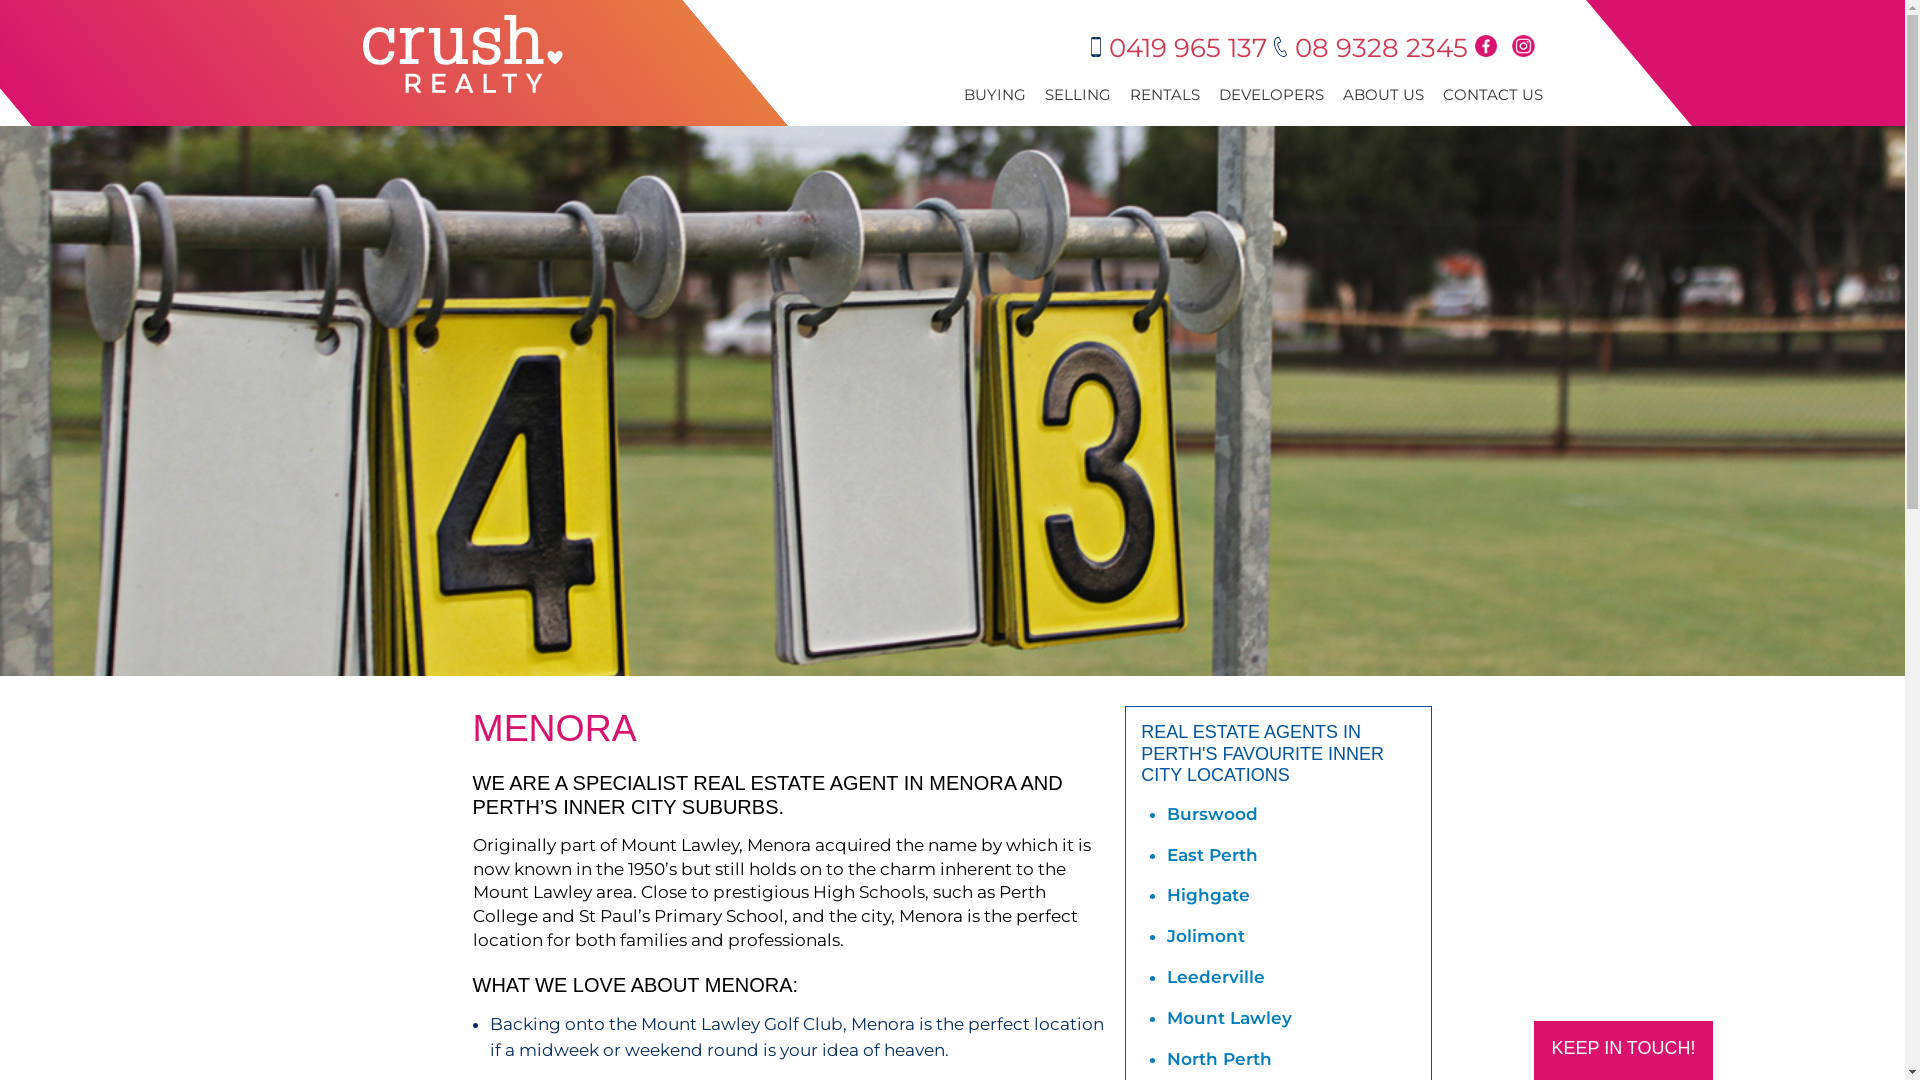  I want to click on 'ABOUT US', so click(1342, 96).